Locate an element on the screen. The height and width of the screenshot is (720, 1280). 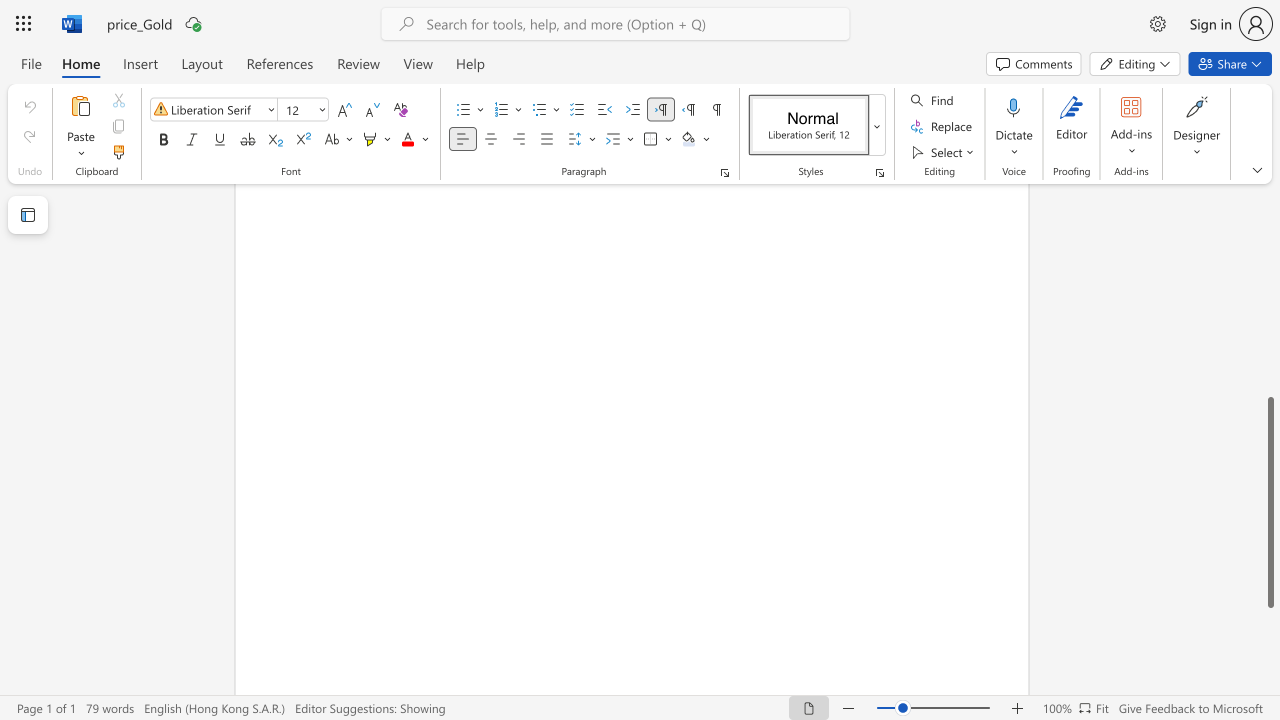
the scrollbar and move down 110 pixels is located at coordinates (1269, 501).